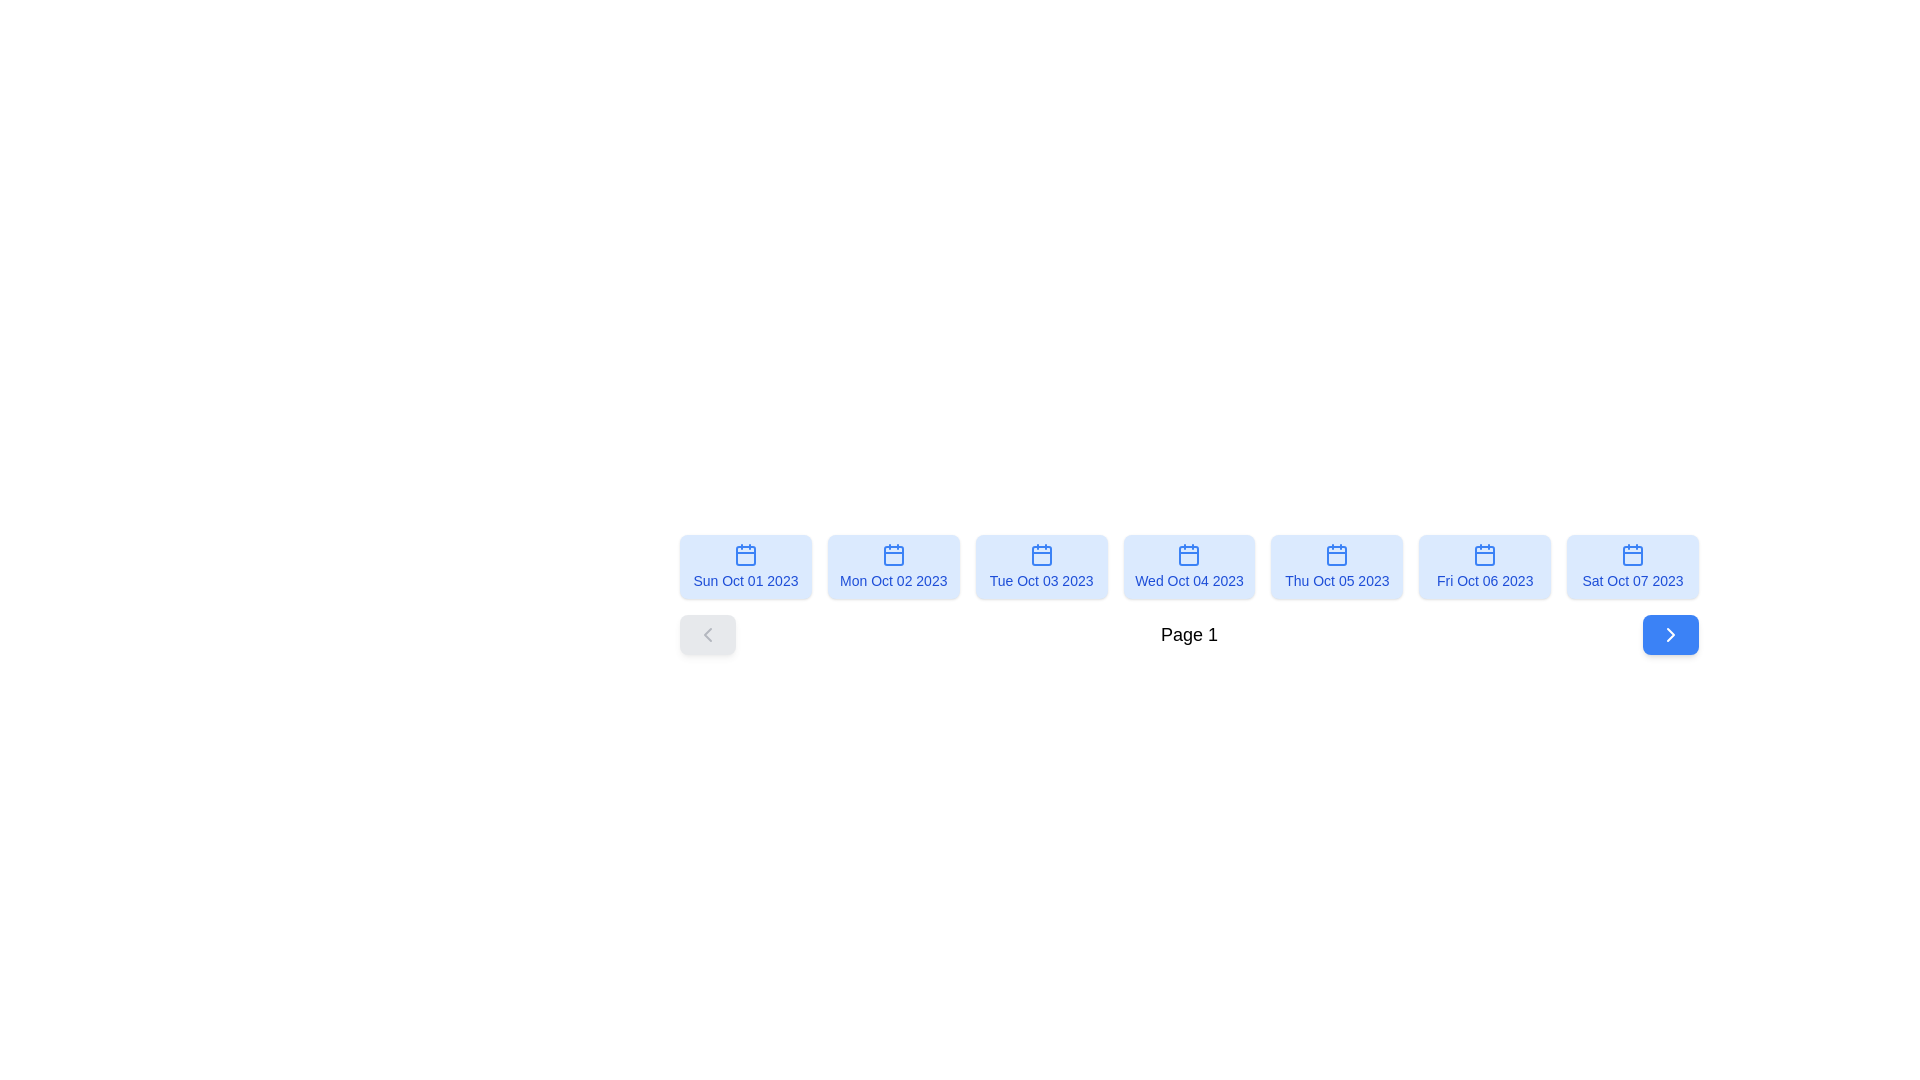  What do you see at coordinates (1337, 567) in the screenshot?
I see `the Card representing Thursday, October 5th, 2023 in the calendar view` at bounding box center [1337, 567].